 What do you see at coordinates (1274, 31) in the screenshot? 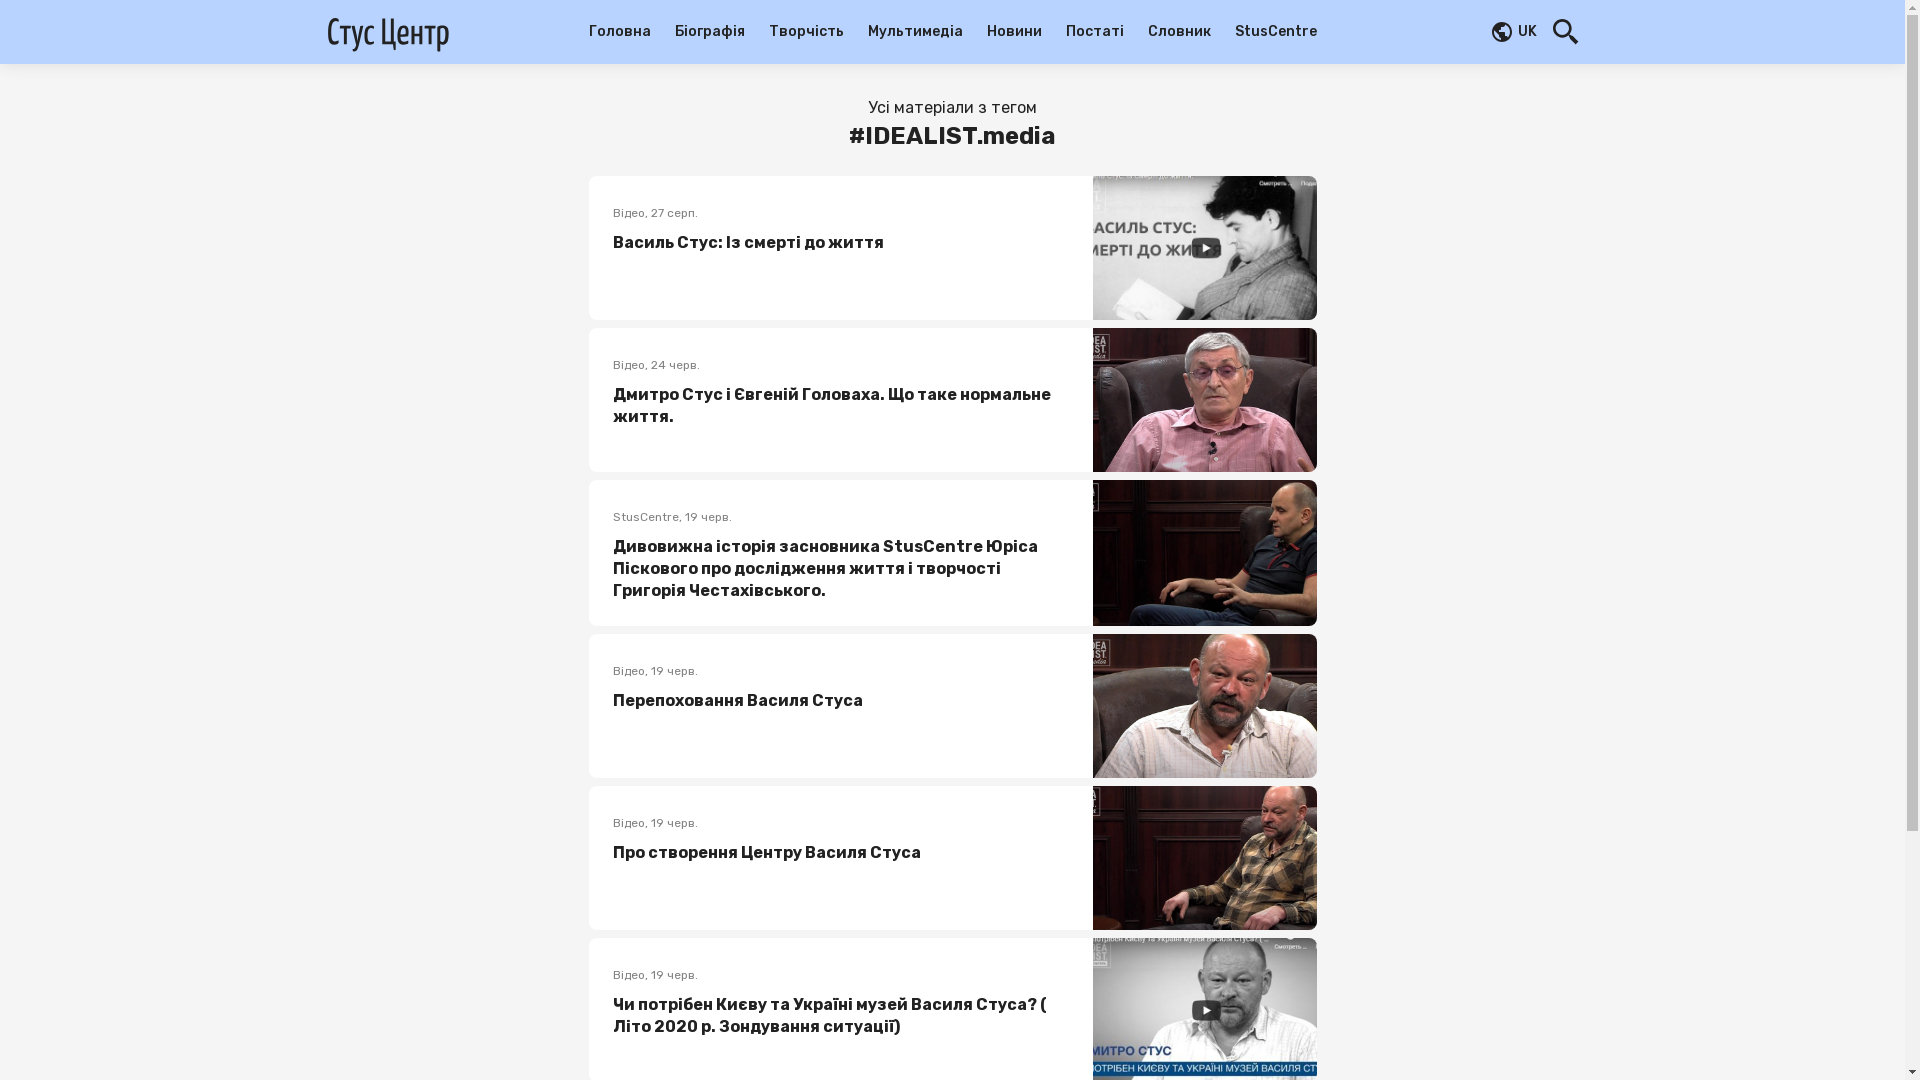
I see `'StusCentre'` at bounding box center [1274, 31].